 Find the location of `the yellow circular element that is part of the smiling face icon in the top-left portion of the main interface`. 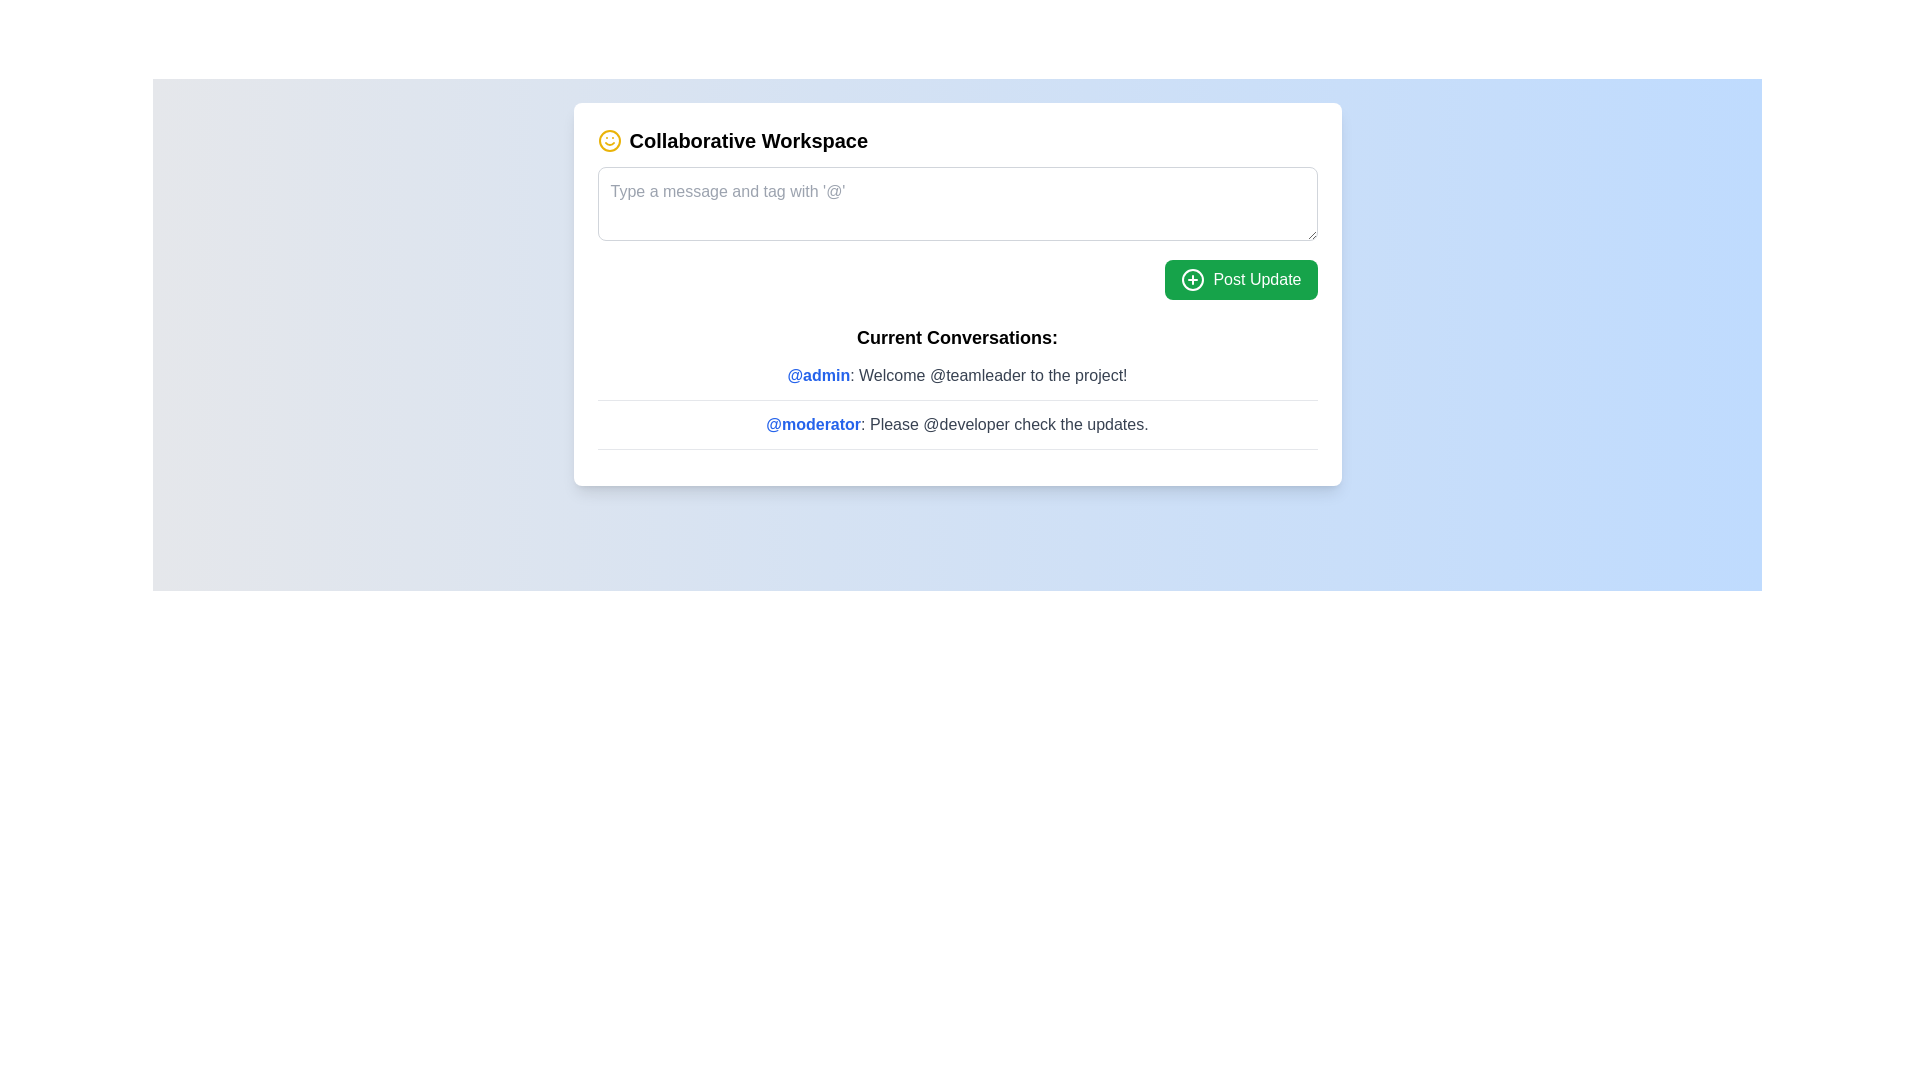

the yellow circular element that is part of the smiling face icon in the top-left portion of the main interface is located at coordinates (608, 140).